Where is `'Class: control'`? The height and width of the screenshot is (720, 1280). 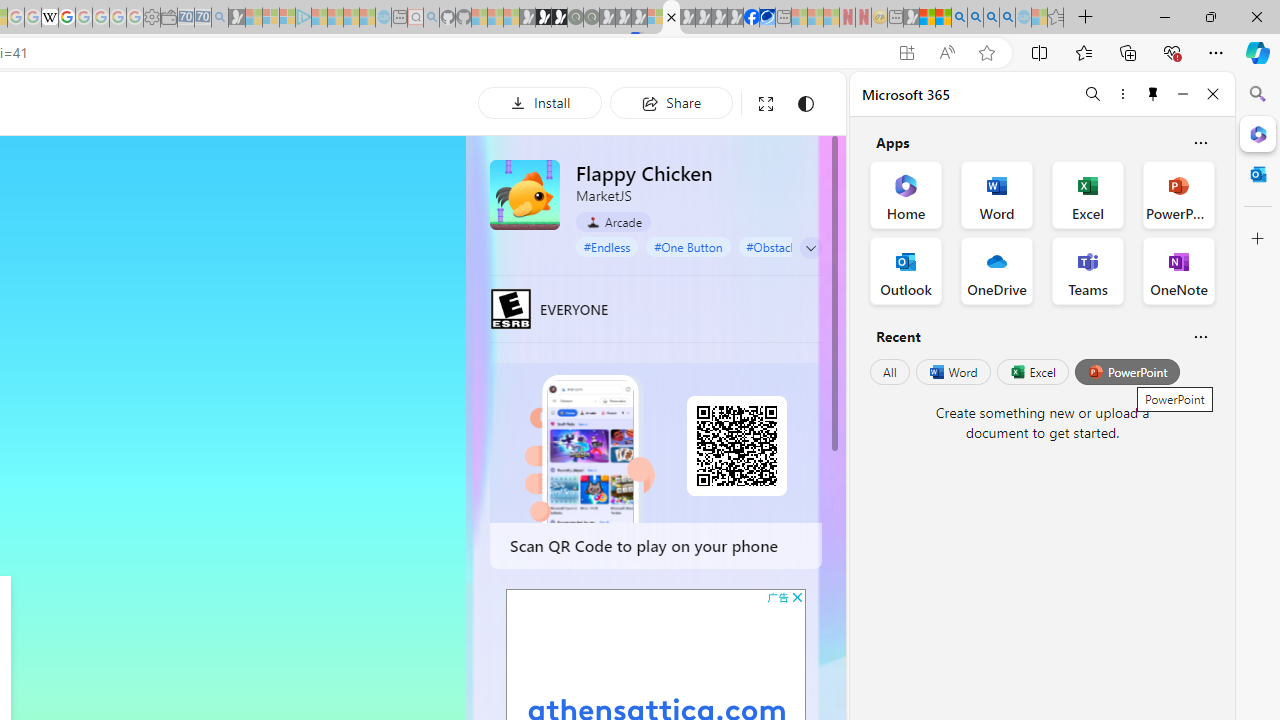 'Class: control' is located at coordinates (811, 247).